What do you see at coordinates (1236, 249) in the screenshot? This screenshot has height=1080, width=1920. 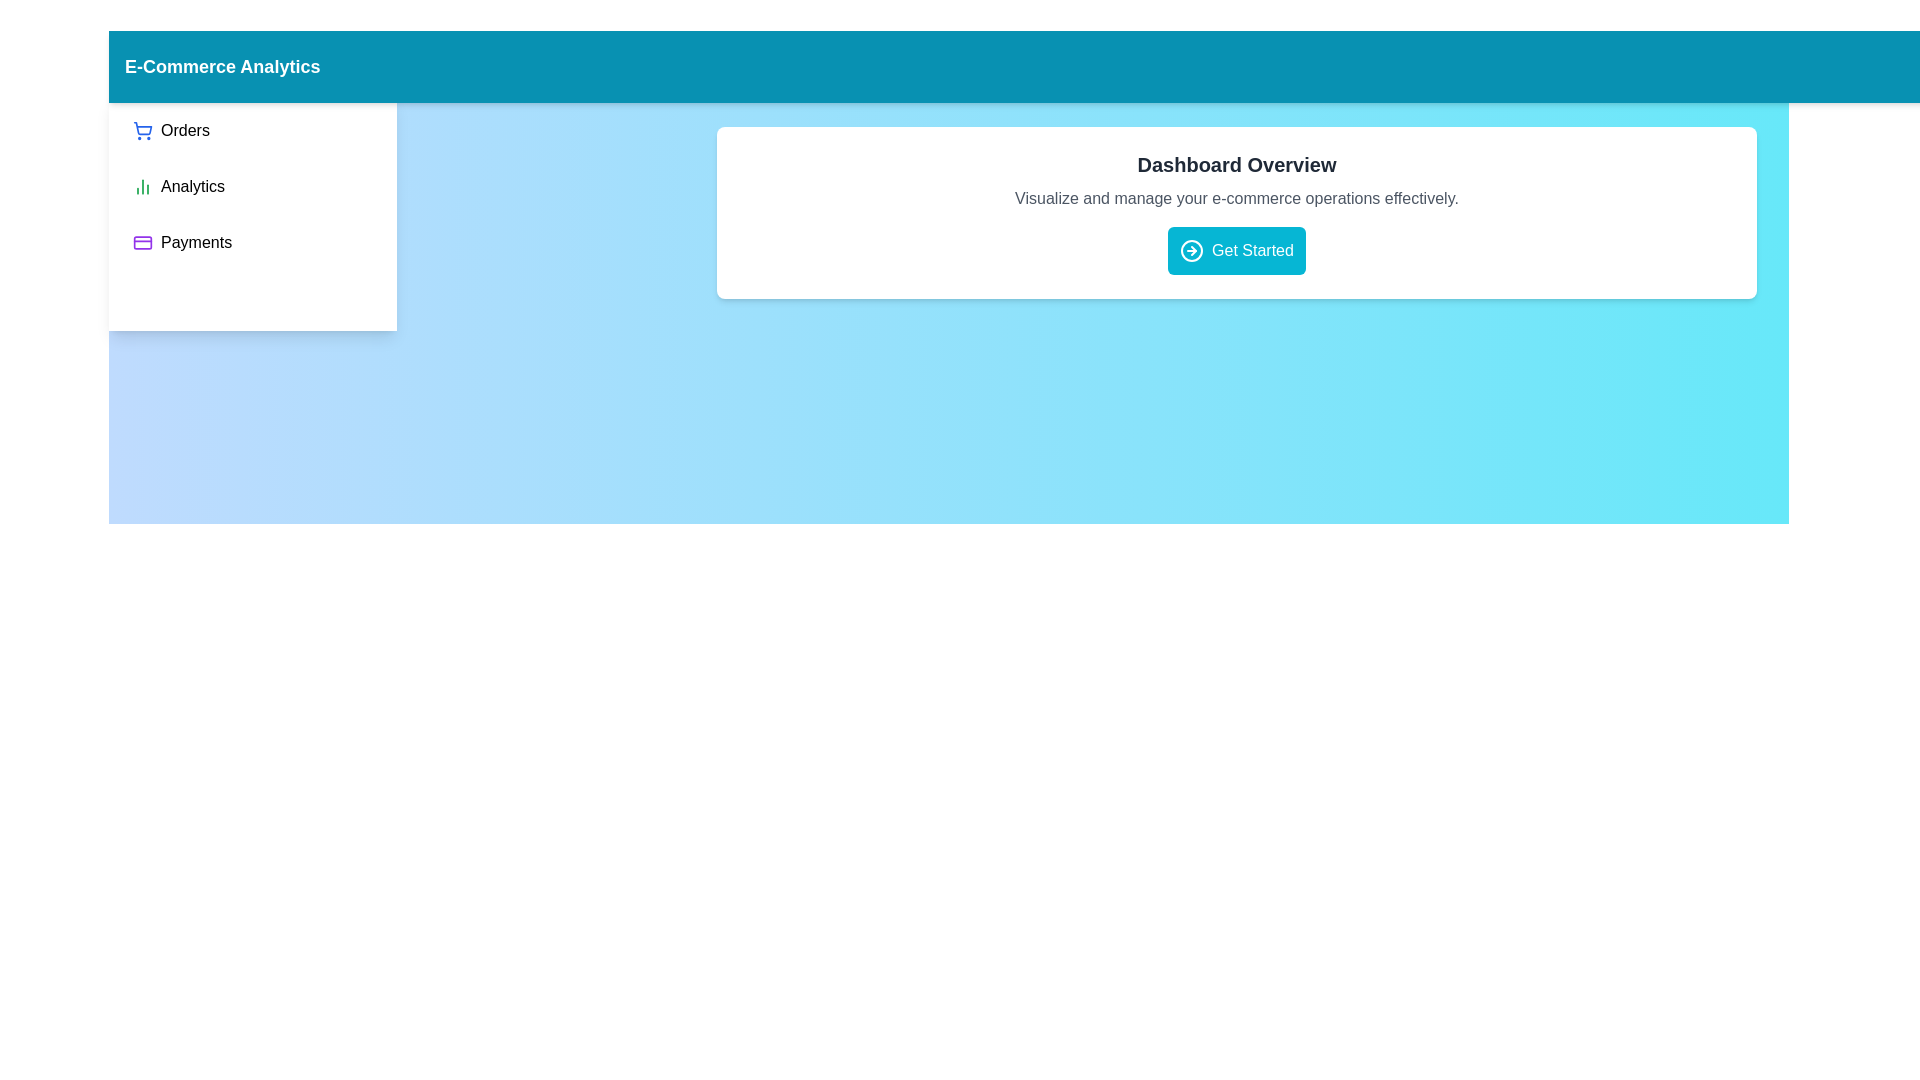 I see `the call-to-action button located below the 'Dashboard Overview' heading` at bounding box center [1236, 249].